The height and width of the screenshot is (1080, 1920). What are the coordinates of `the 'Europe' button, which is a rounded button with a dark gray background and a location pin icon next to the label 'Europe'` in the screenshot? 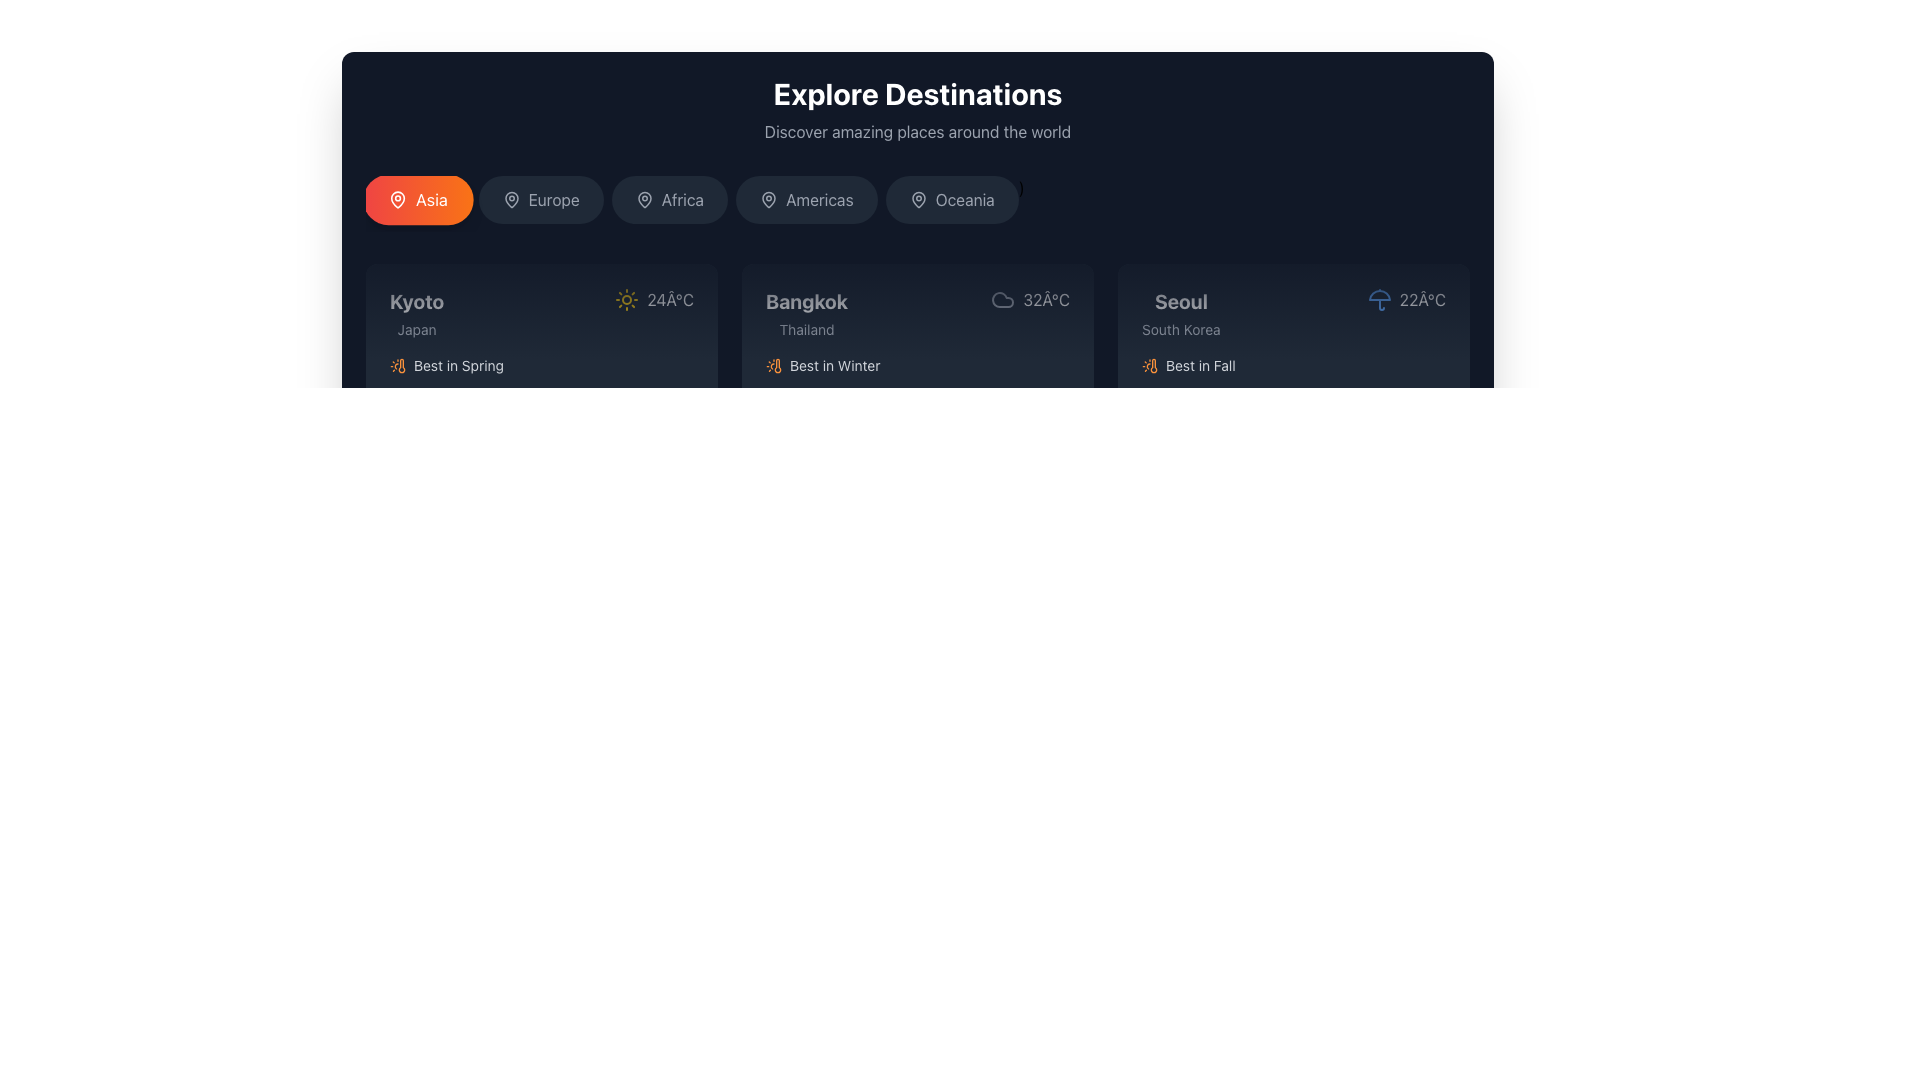 It's located at (541, 200).